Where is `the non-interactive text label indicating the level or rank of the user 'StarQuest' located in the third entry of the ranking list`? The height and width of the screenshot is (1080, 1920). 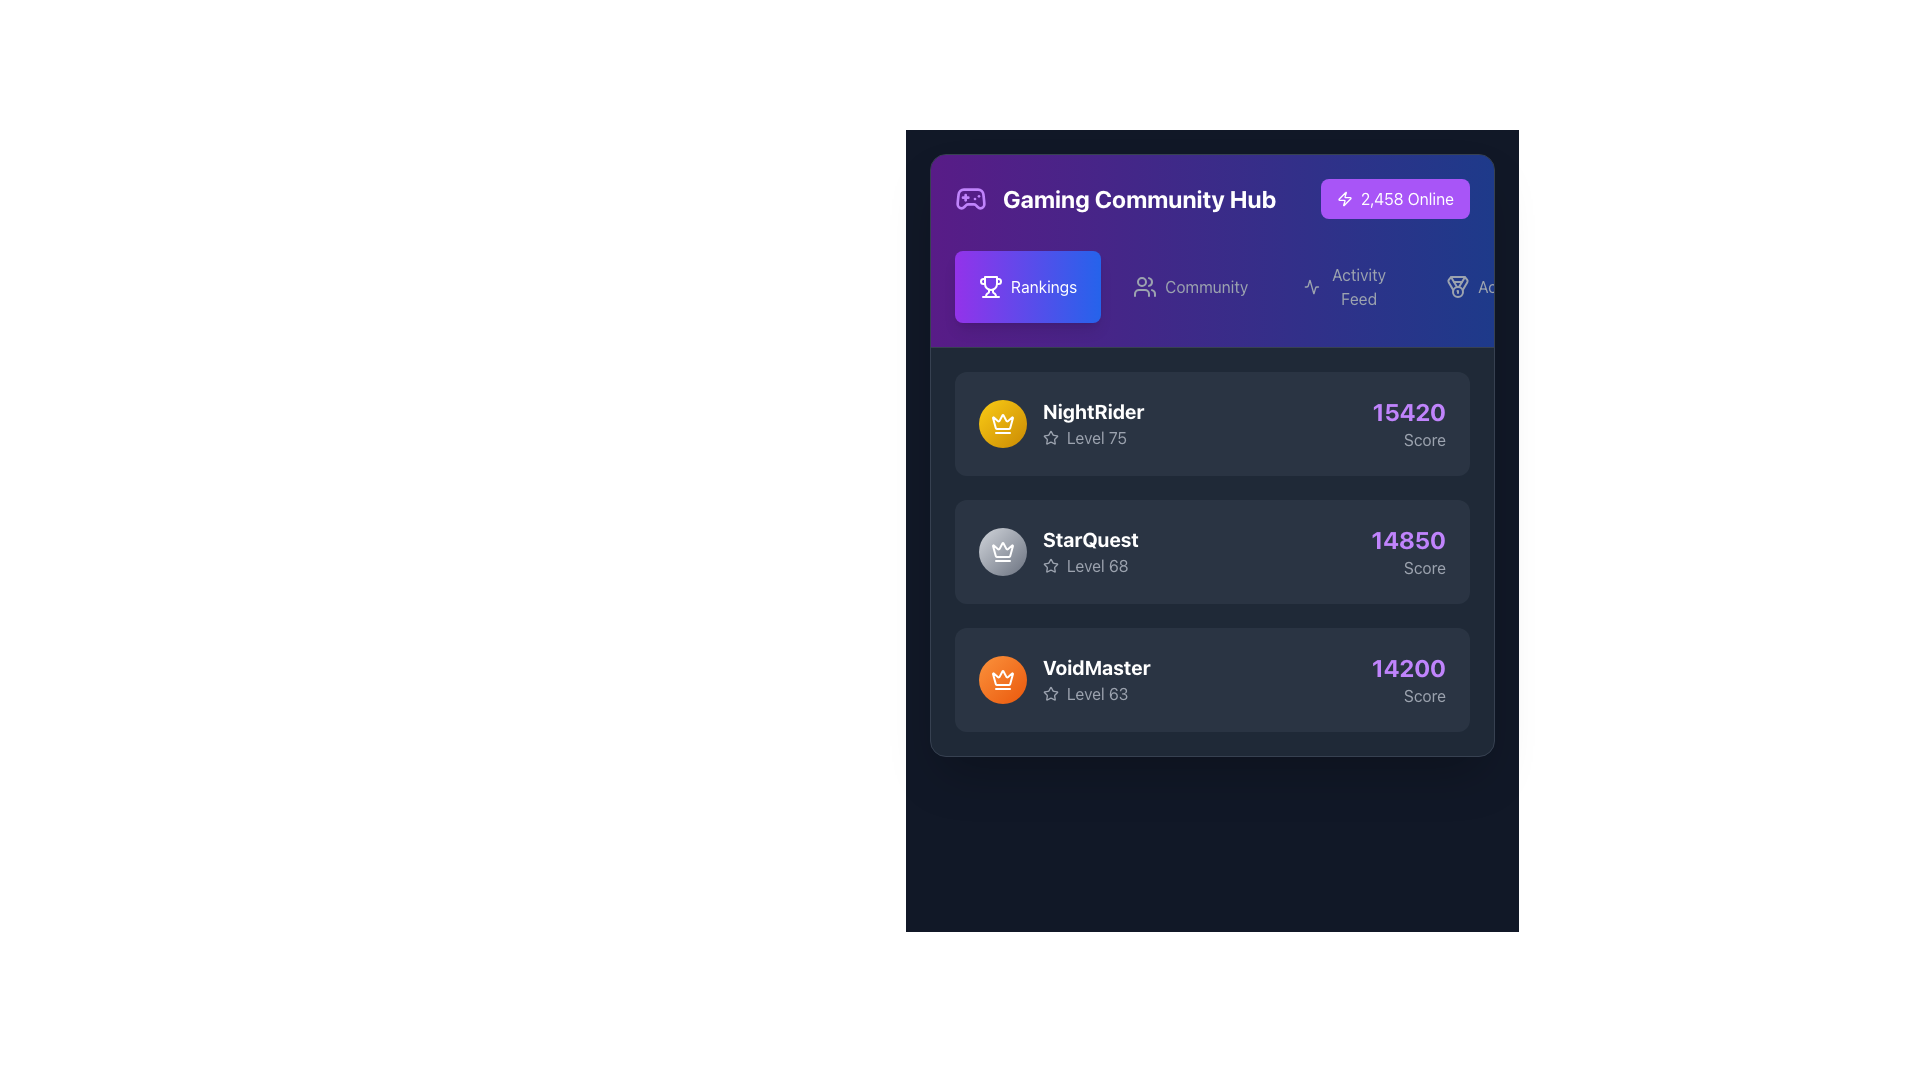
the non-interactive text label indicating the level or rank of the user 'StarQuest' located in the third entry of the ranking list is located at coordinates (1096, 566).